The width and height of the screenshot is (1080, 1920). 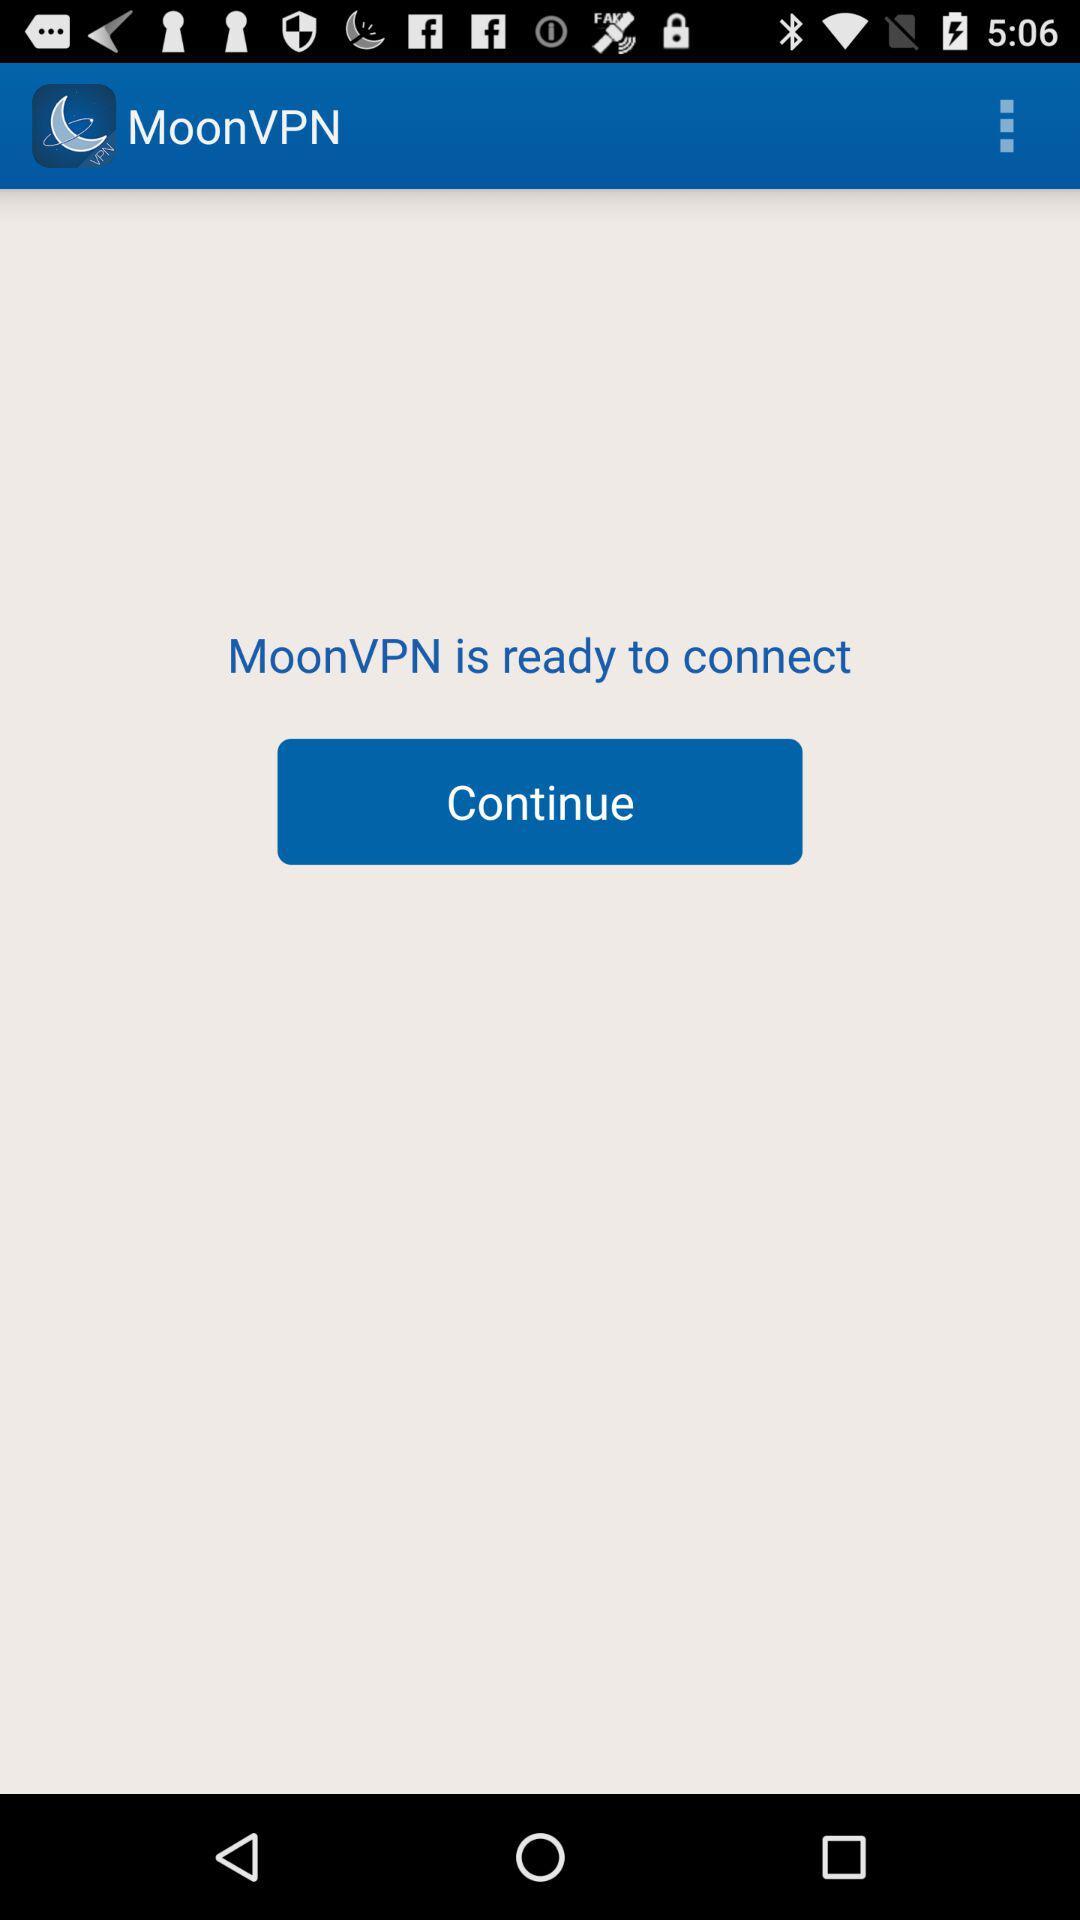 What do you see at coordinates (540, 801) in the screenshot?
I see `continue icon` at bounding box center [540, 801].